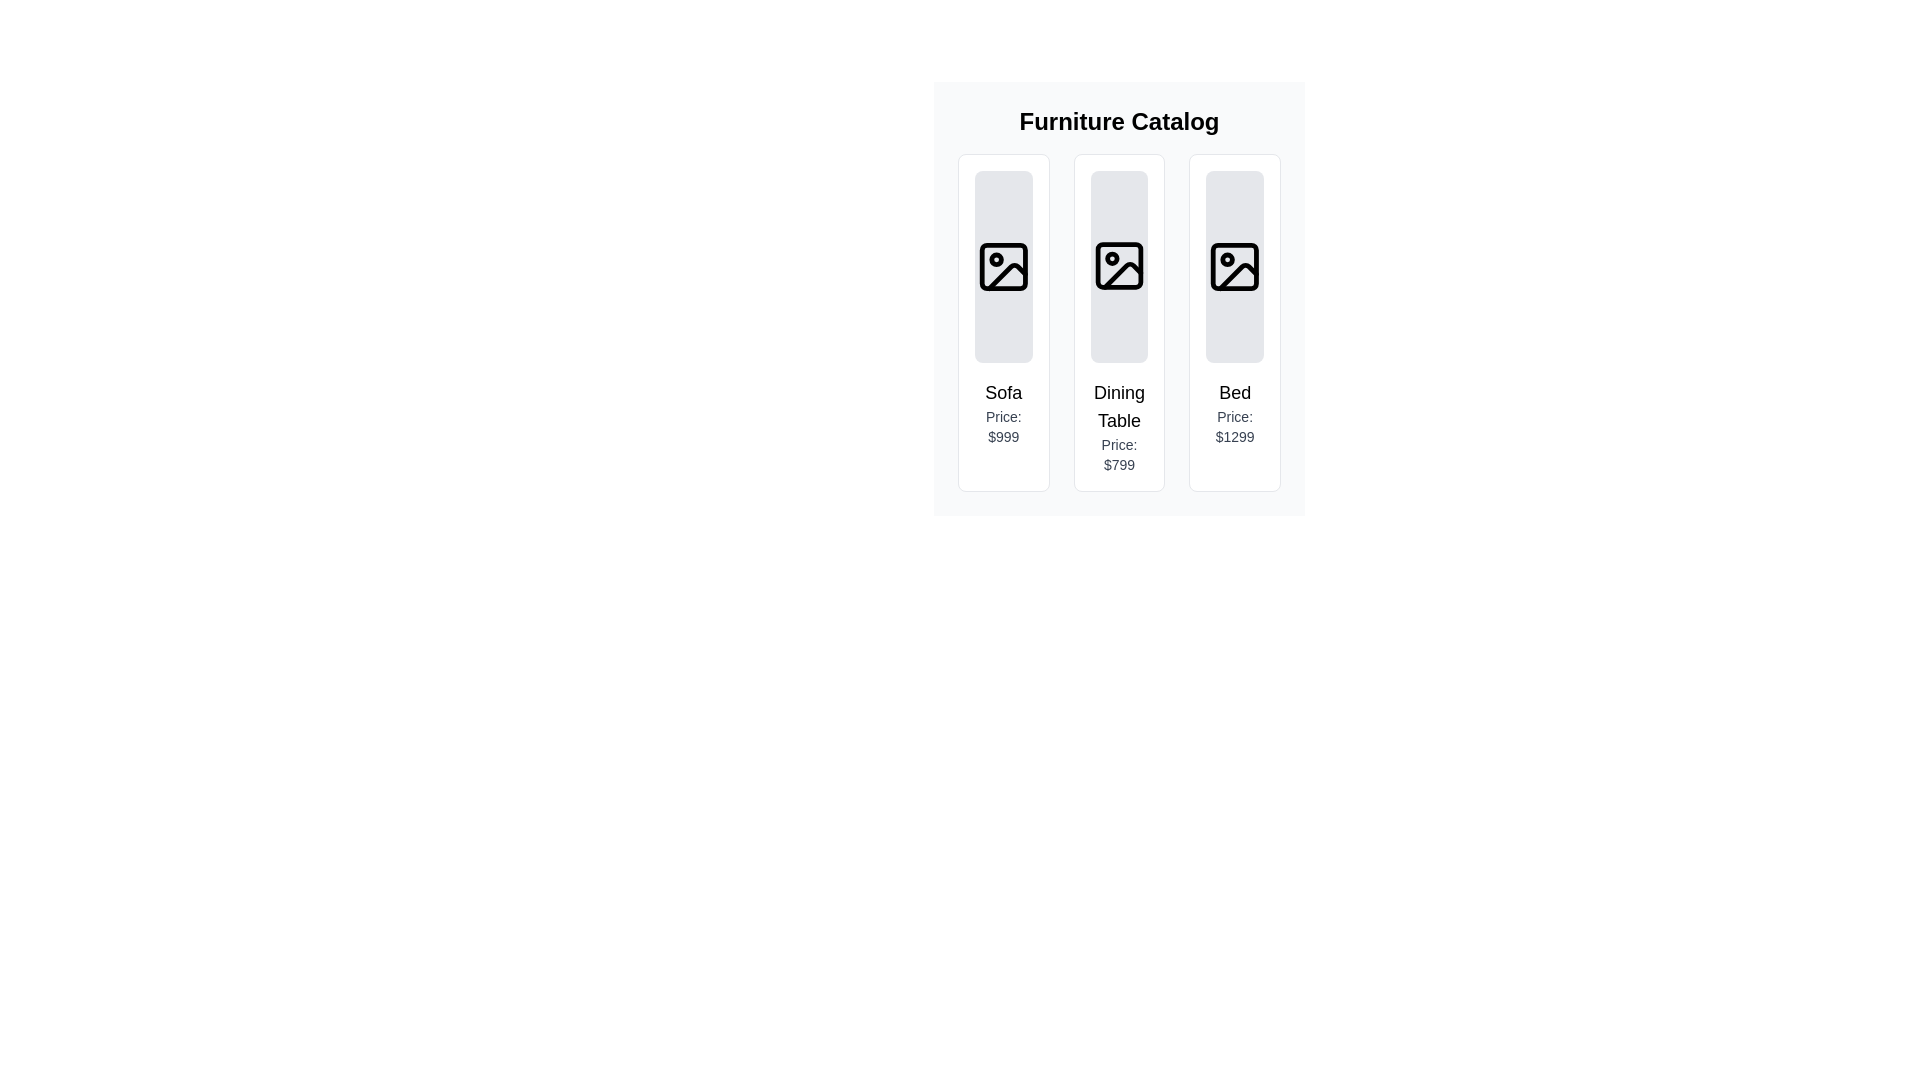 Image resolution: width=1920 pixels, height=1080 pixels. I want to click on the label text that describes the item in the central panel, located below the image placeholder and above the 'Price: $799' text, so click(1118, 406).